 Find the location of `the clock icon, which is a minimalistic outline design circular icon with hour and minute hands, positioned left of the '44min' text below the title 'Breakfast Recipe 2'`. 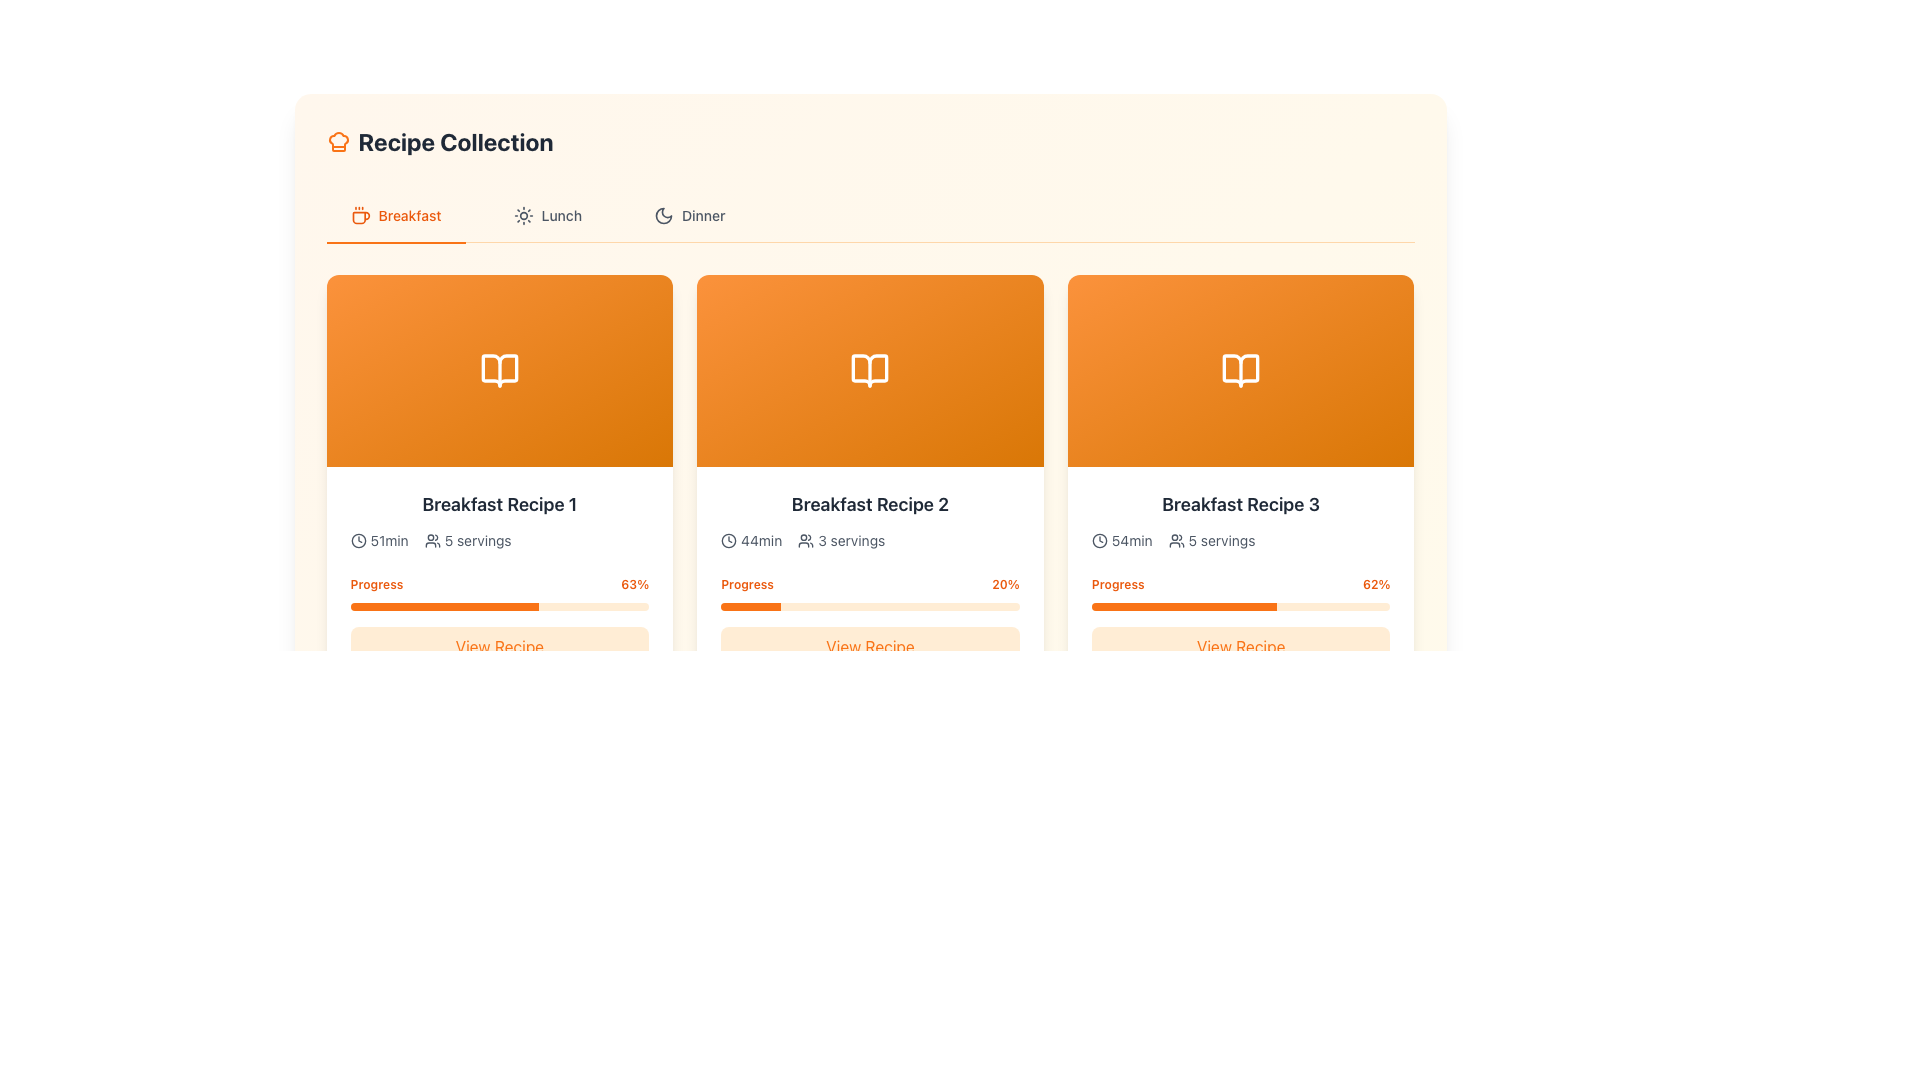

the clock icon, which is a minimalistic outline design circular icon with hour and minute hands, positioned left of the '44min' text below the title 'Breakfast Recipe 2' is located at coordinates (728, 540).